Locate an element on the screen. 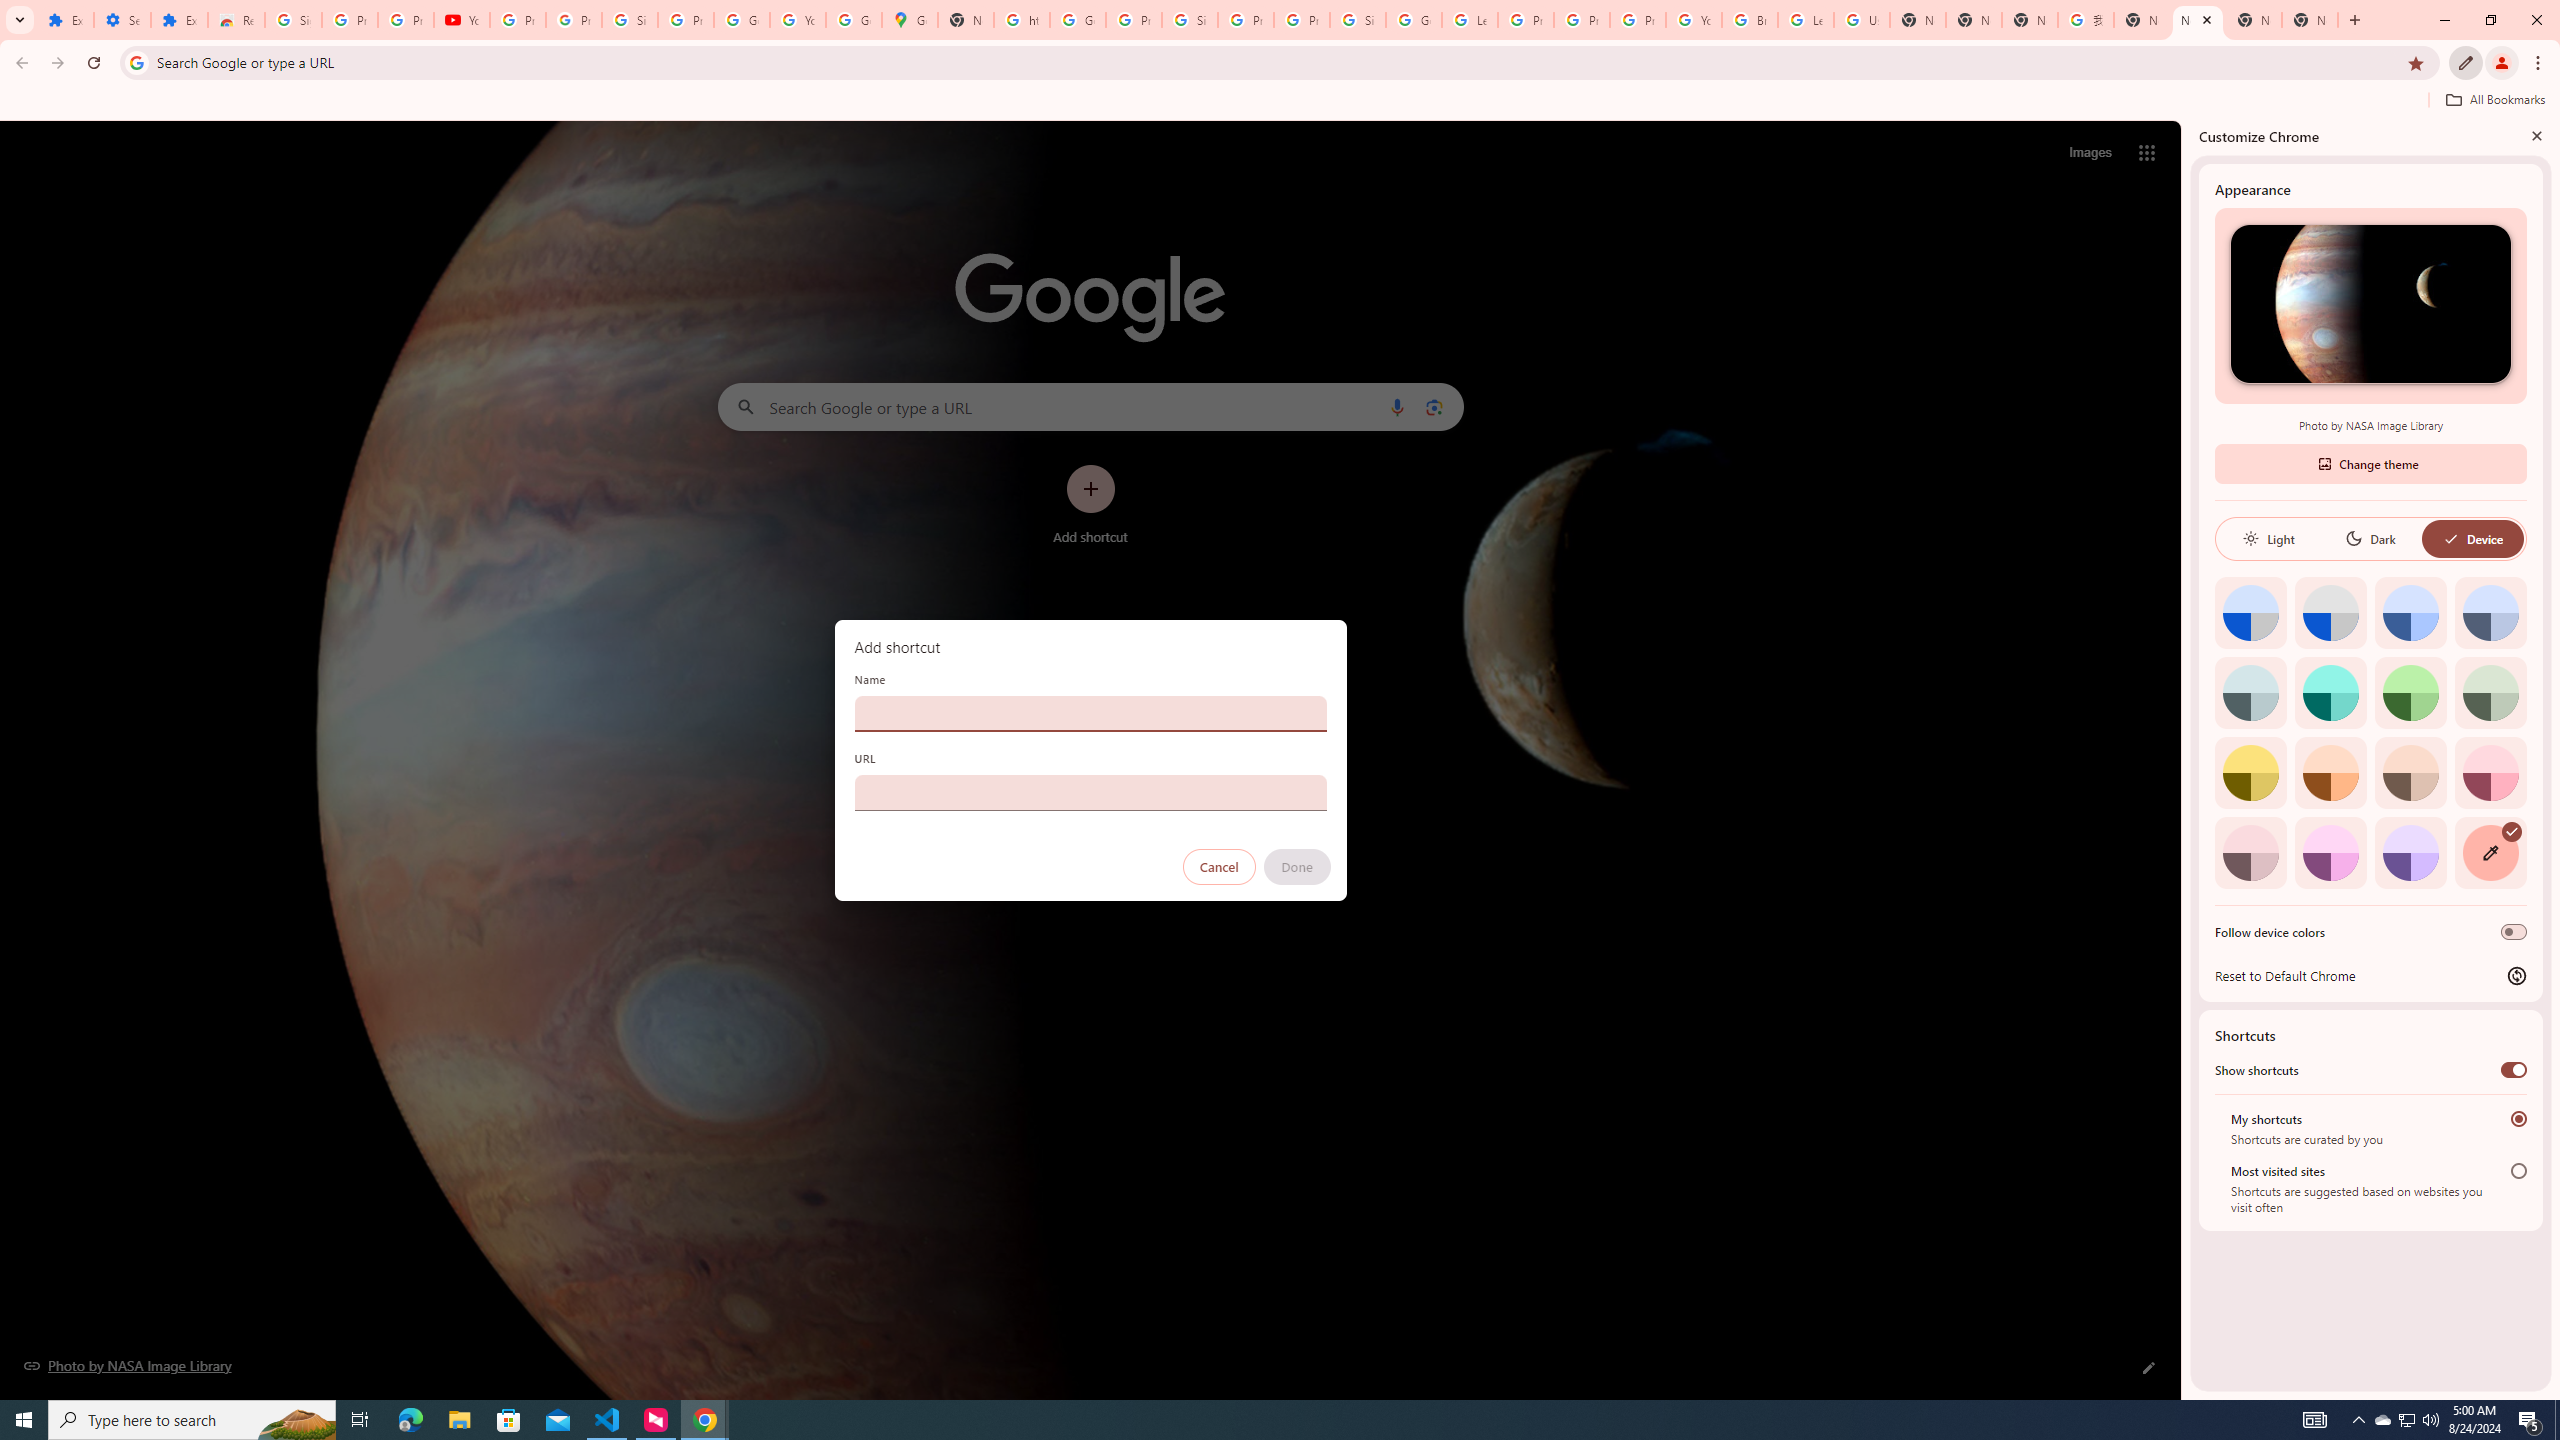 The height and width of the screenshot is (1440, 2560). 'Customize Chrome' is located at coordinates (2466, 62).